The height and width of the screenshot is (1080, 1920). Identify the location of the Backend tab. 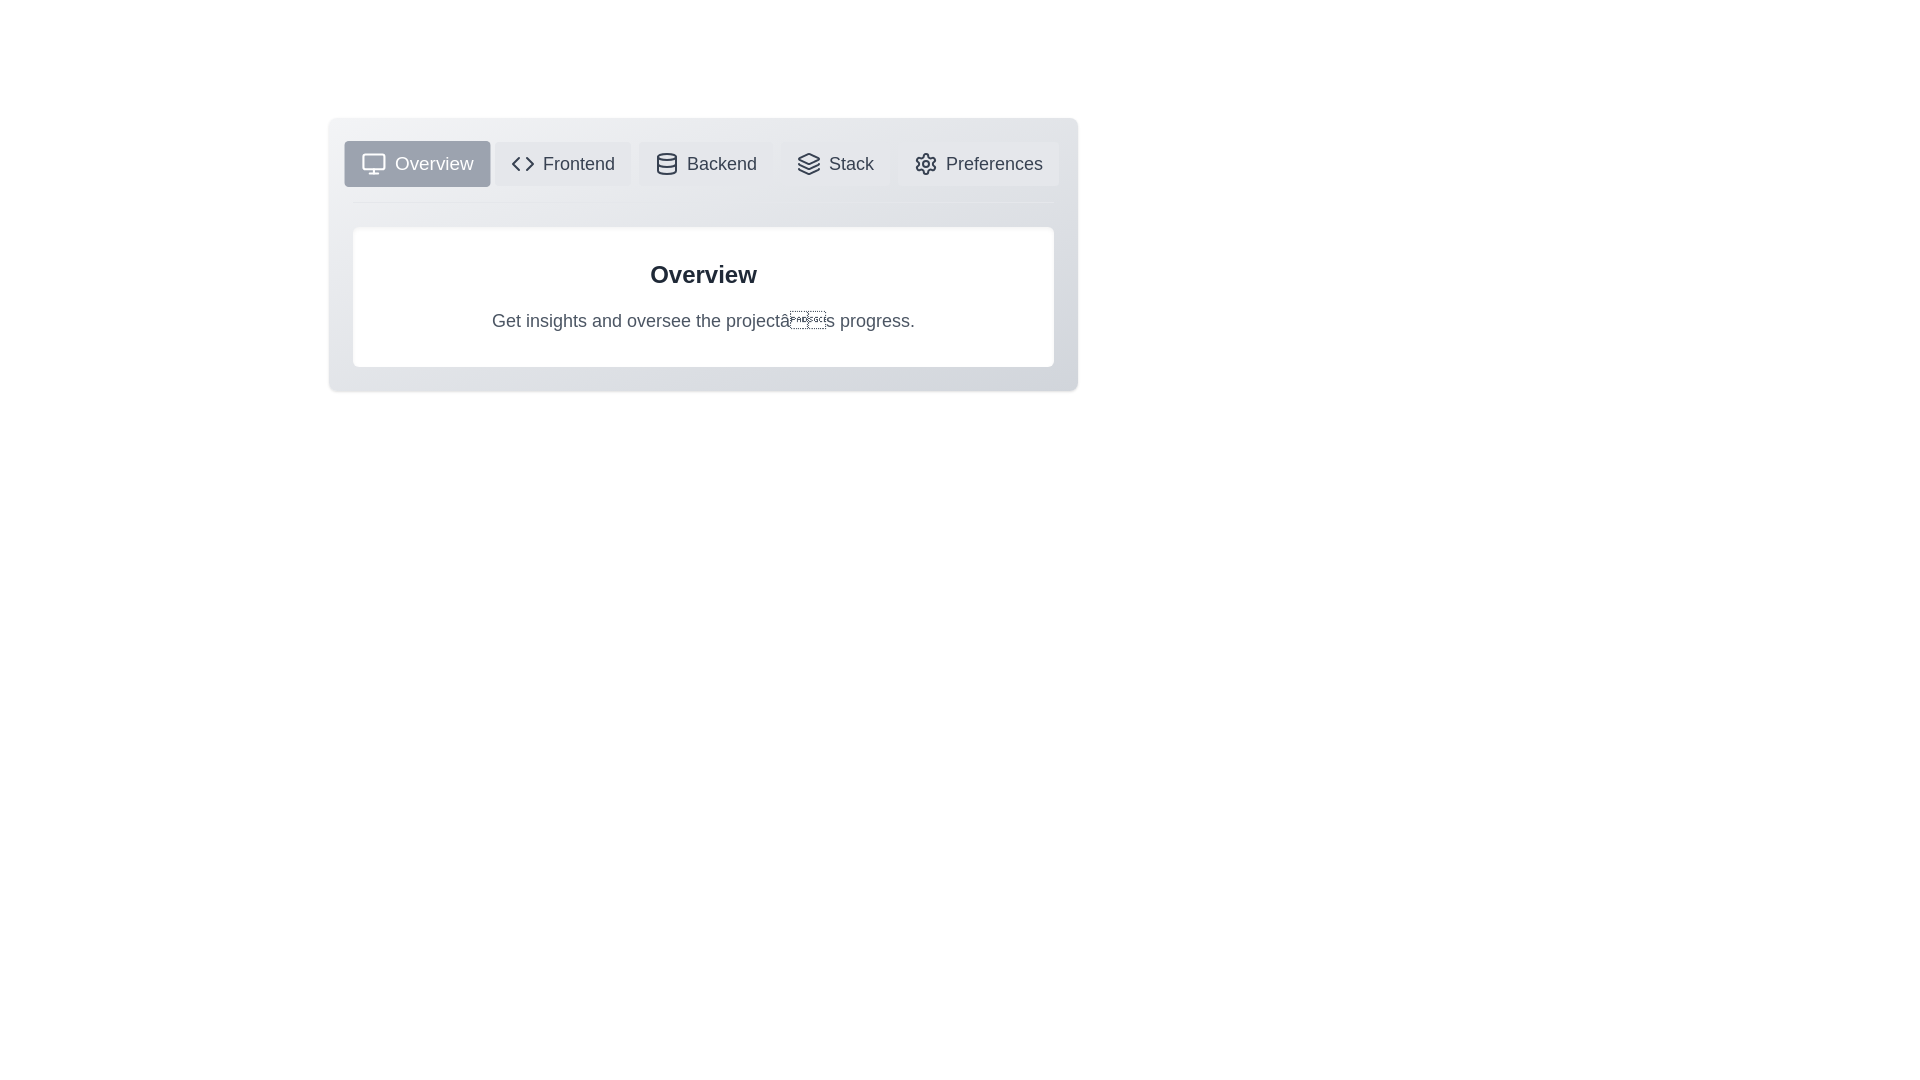
(705, 163).